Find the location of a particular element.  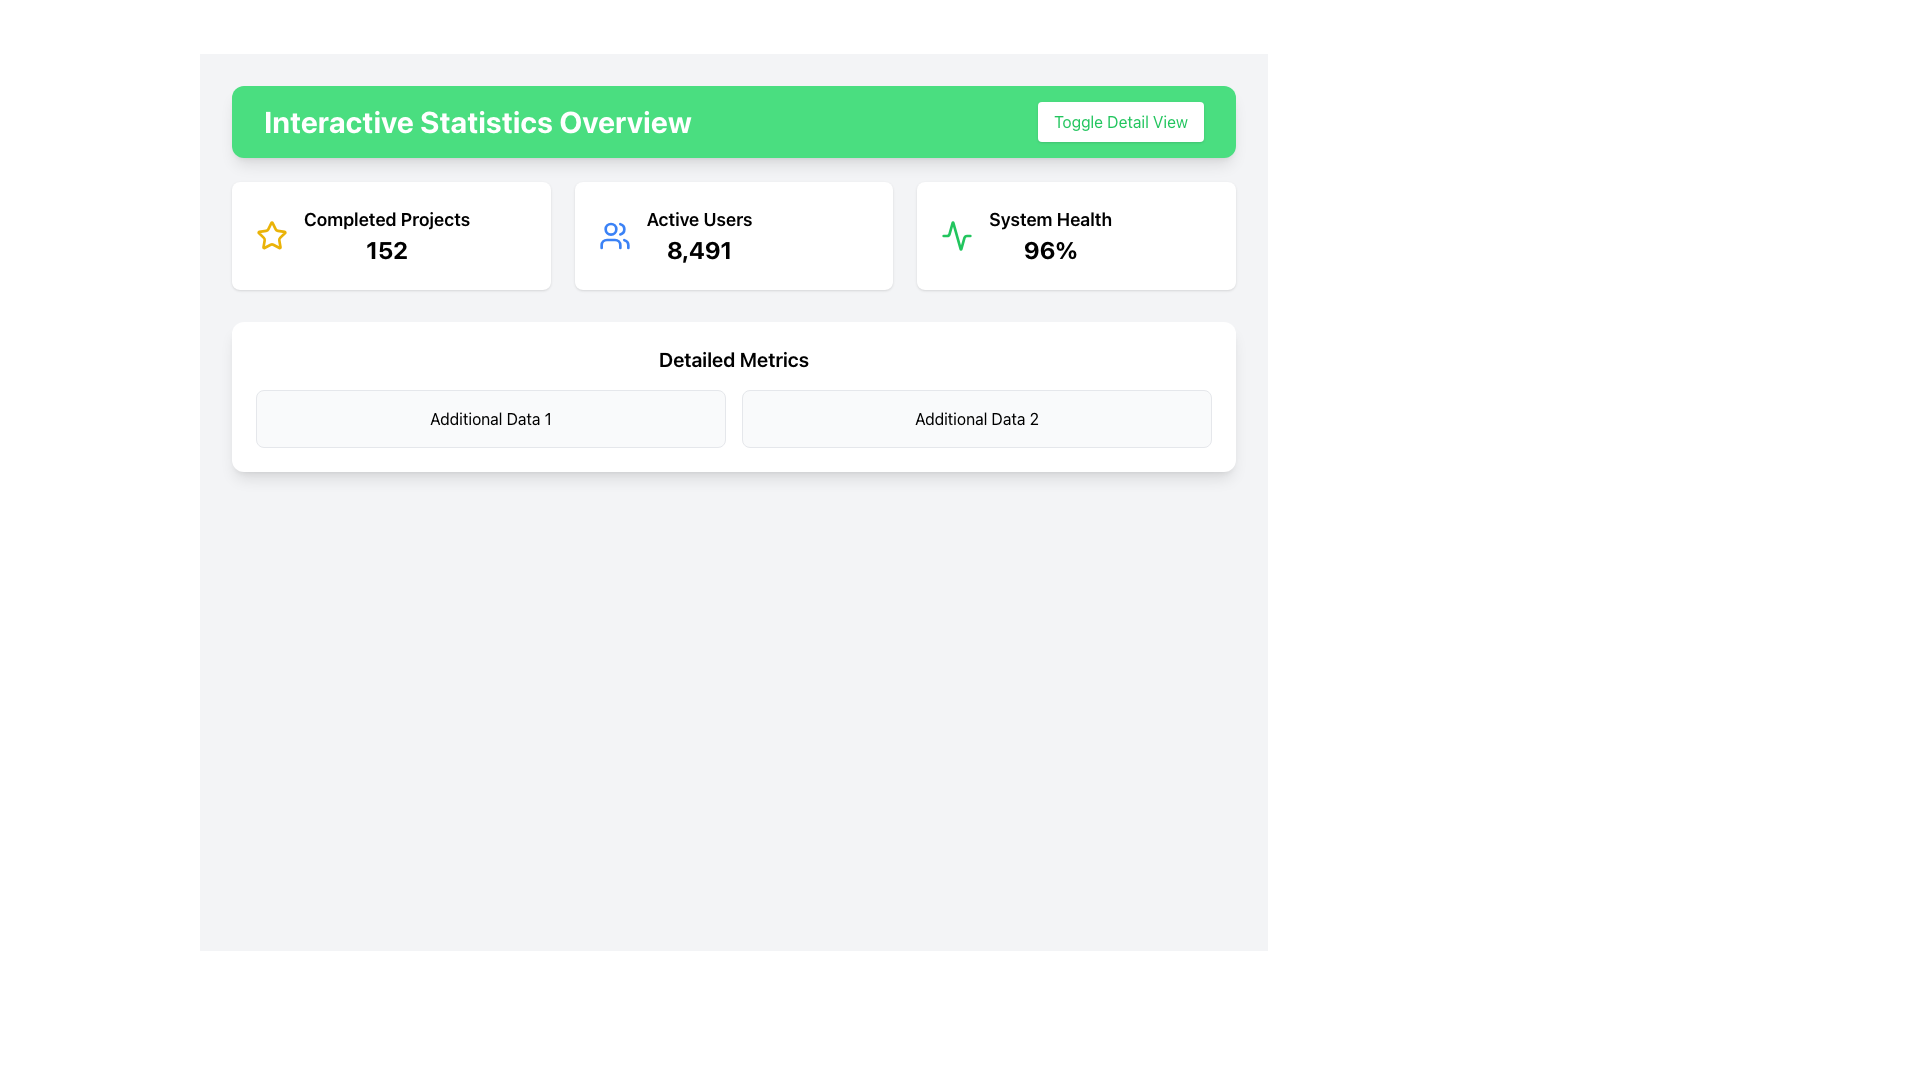

the static text display showing the numeric value '152' beneath the label 'Completed Projects' in the top-left card of the interface is located at coordinates (387, 249).